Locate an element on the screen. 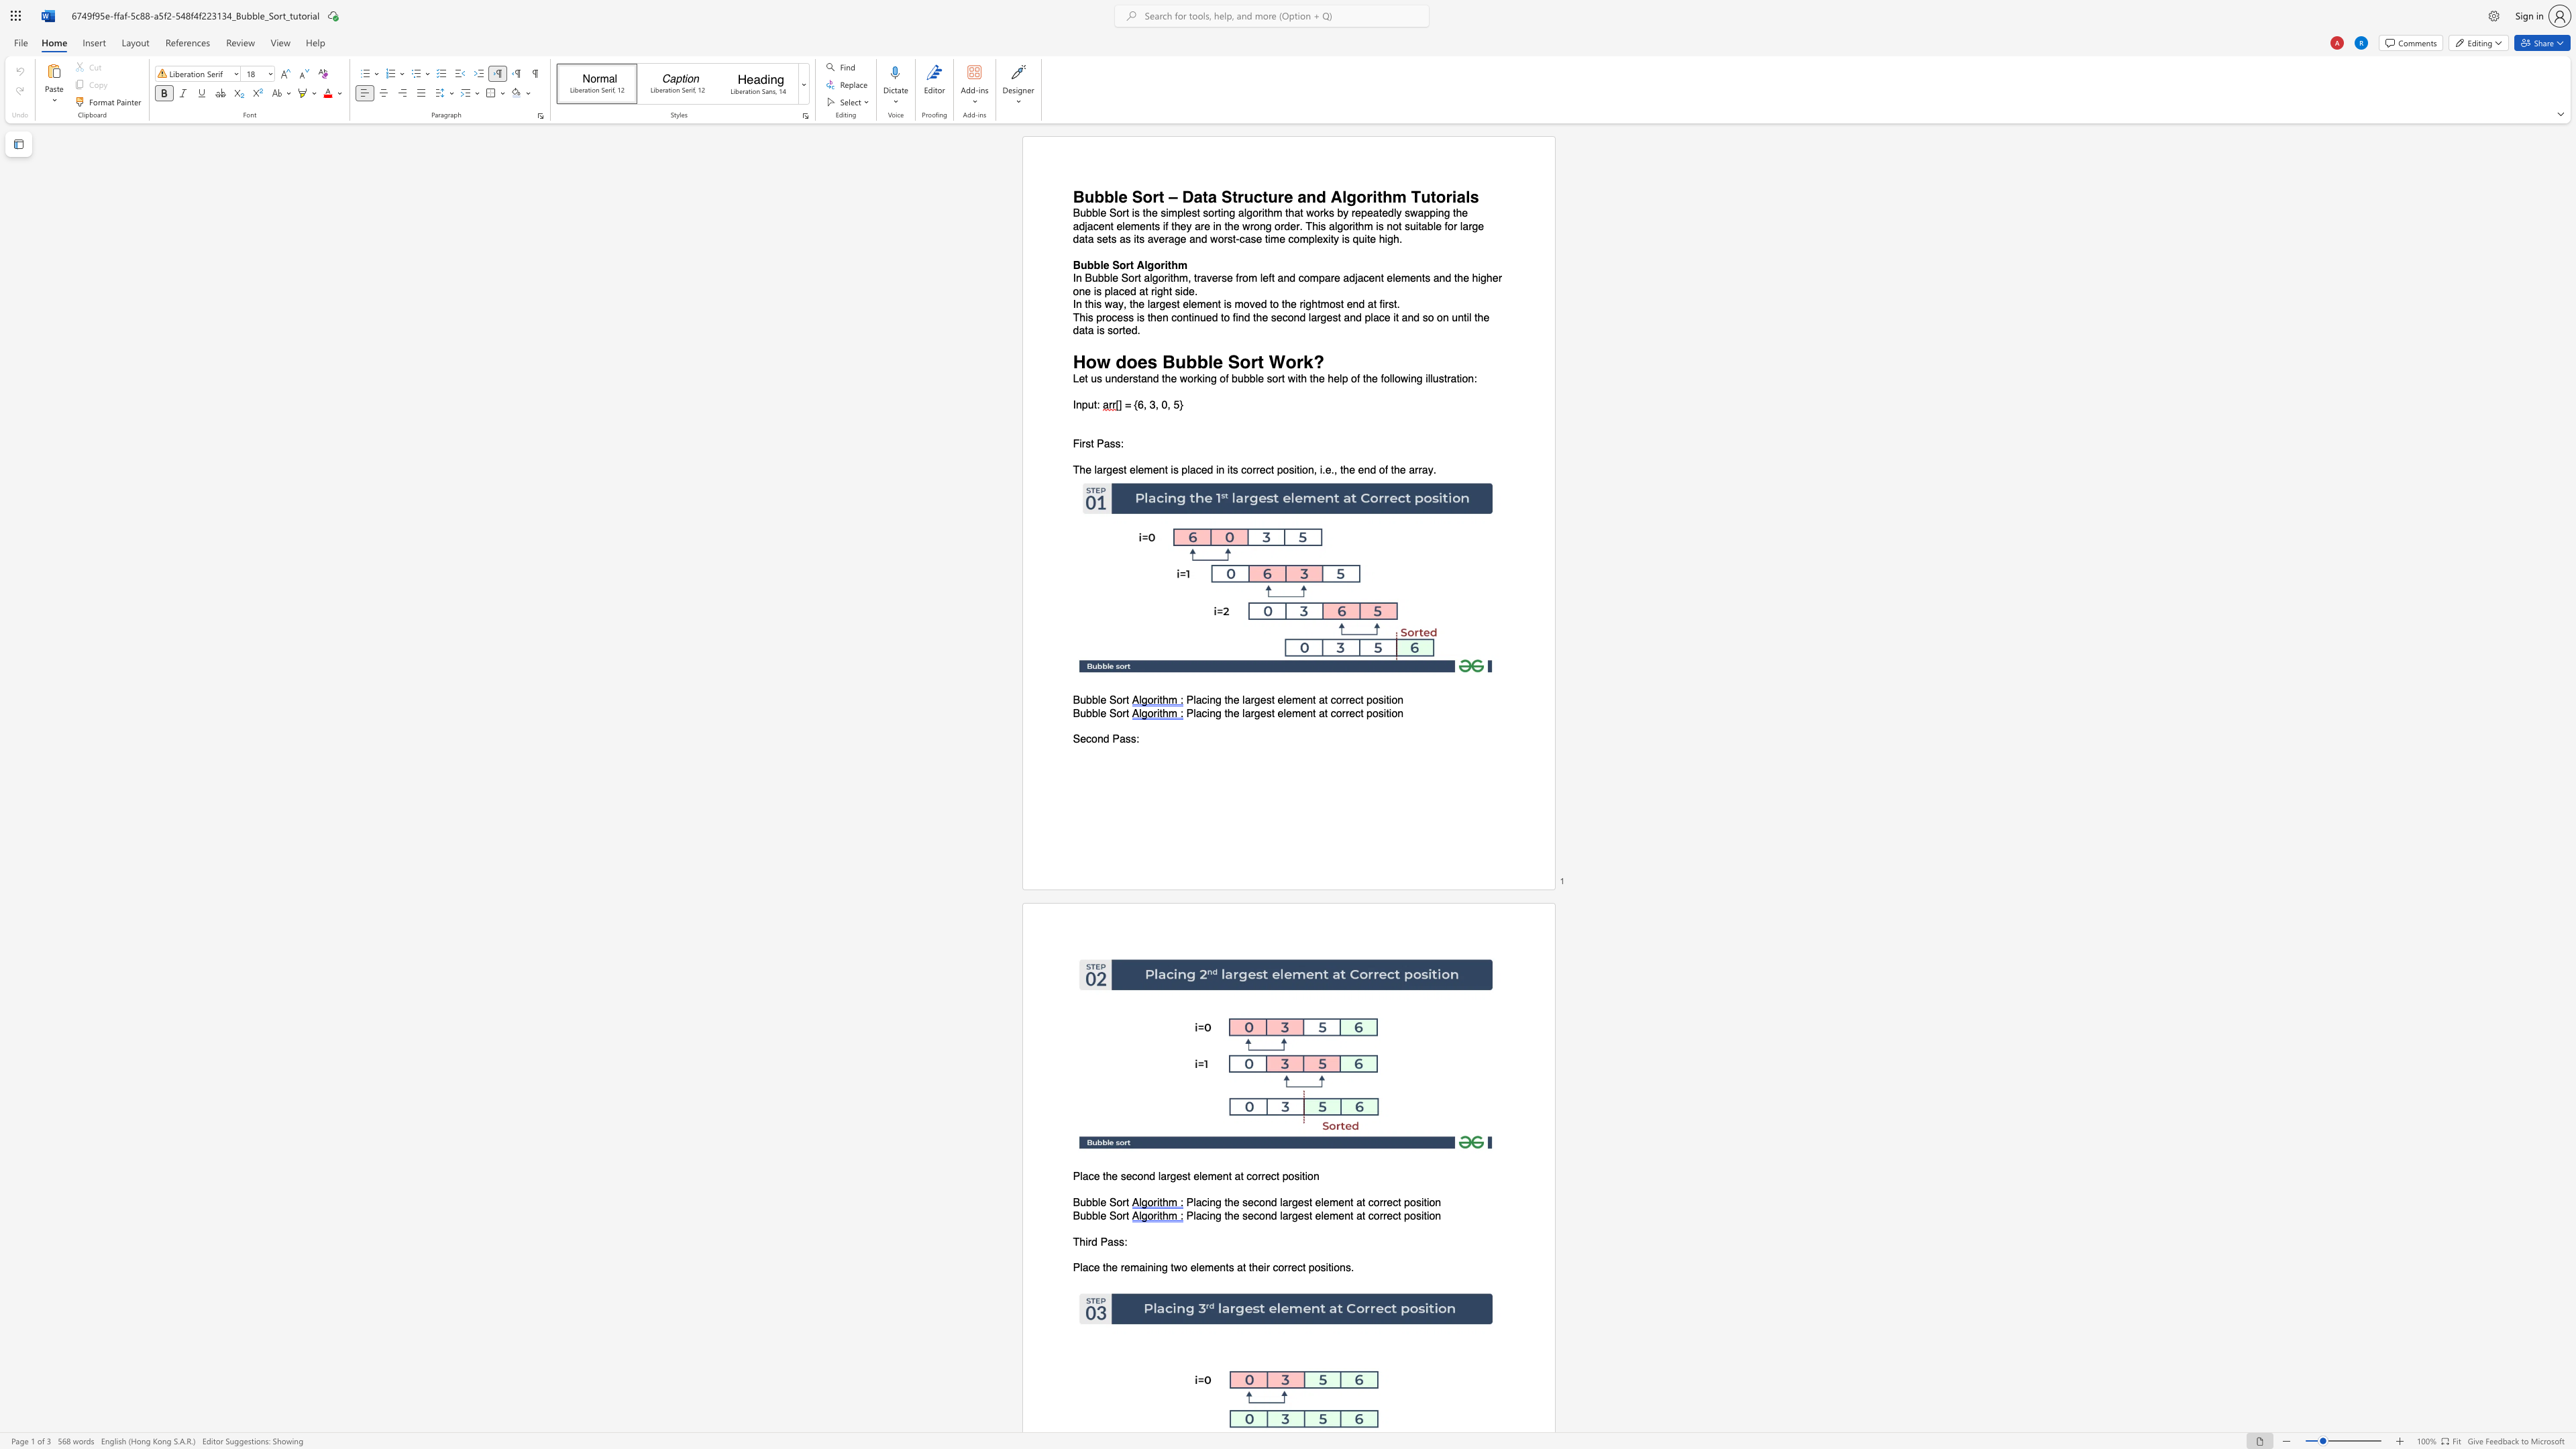  the subset text "most end at" within the text "In this way, the largest element is moved to the rightmost end at first." is located at coordinates (1320, 304).